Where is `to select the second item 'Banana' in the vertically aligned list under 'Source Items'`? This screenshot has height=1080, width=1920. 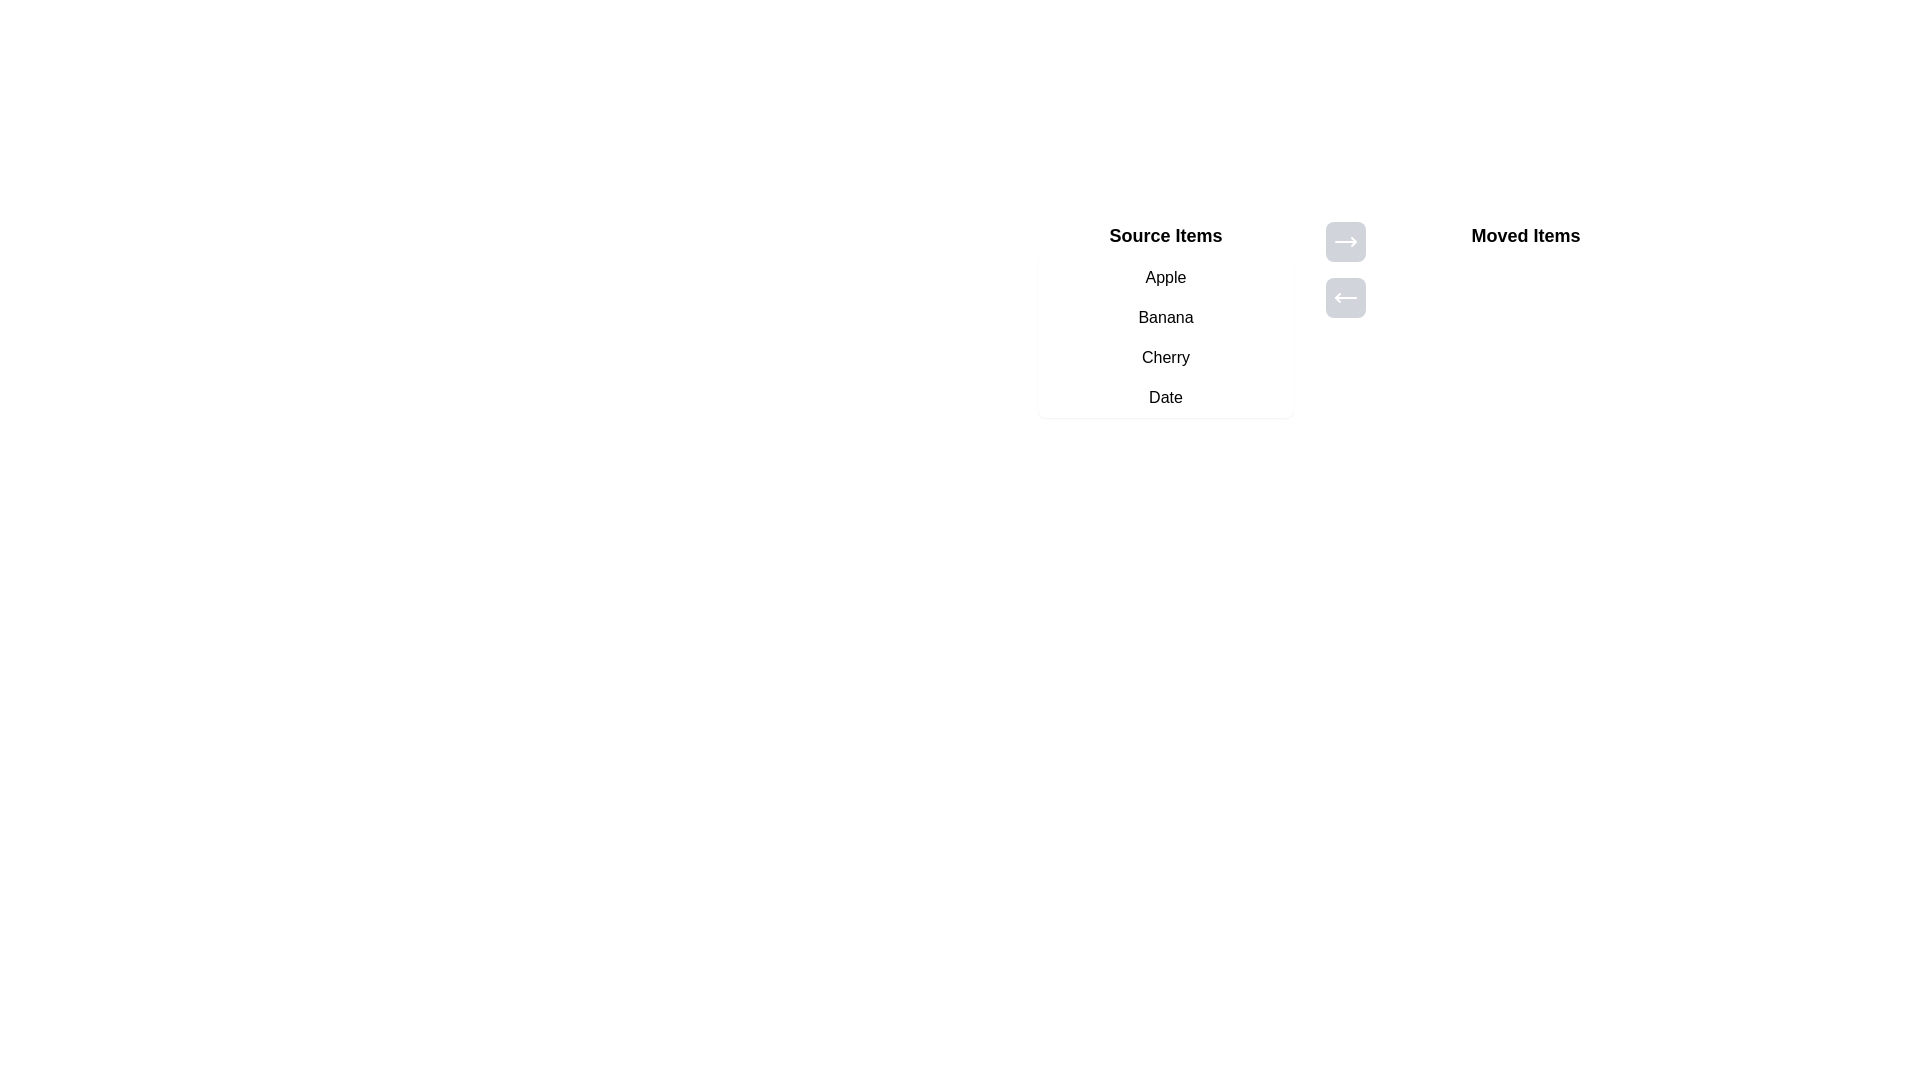
to select the second item 'Banana' in the vertically aligned list under 'Source Items' is located at coordinates (1166, 316).